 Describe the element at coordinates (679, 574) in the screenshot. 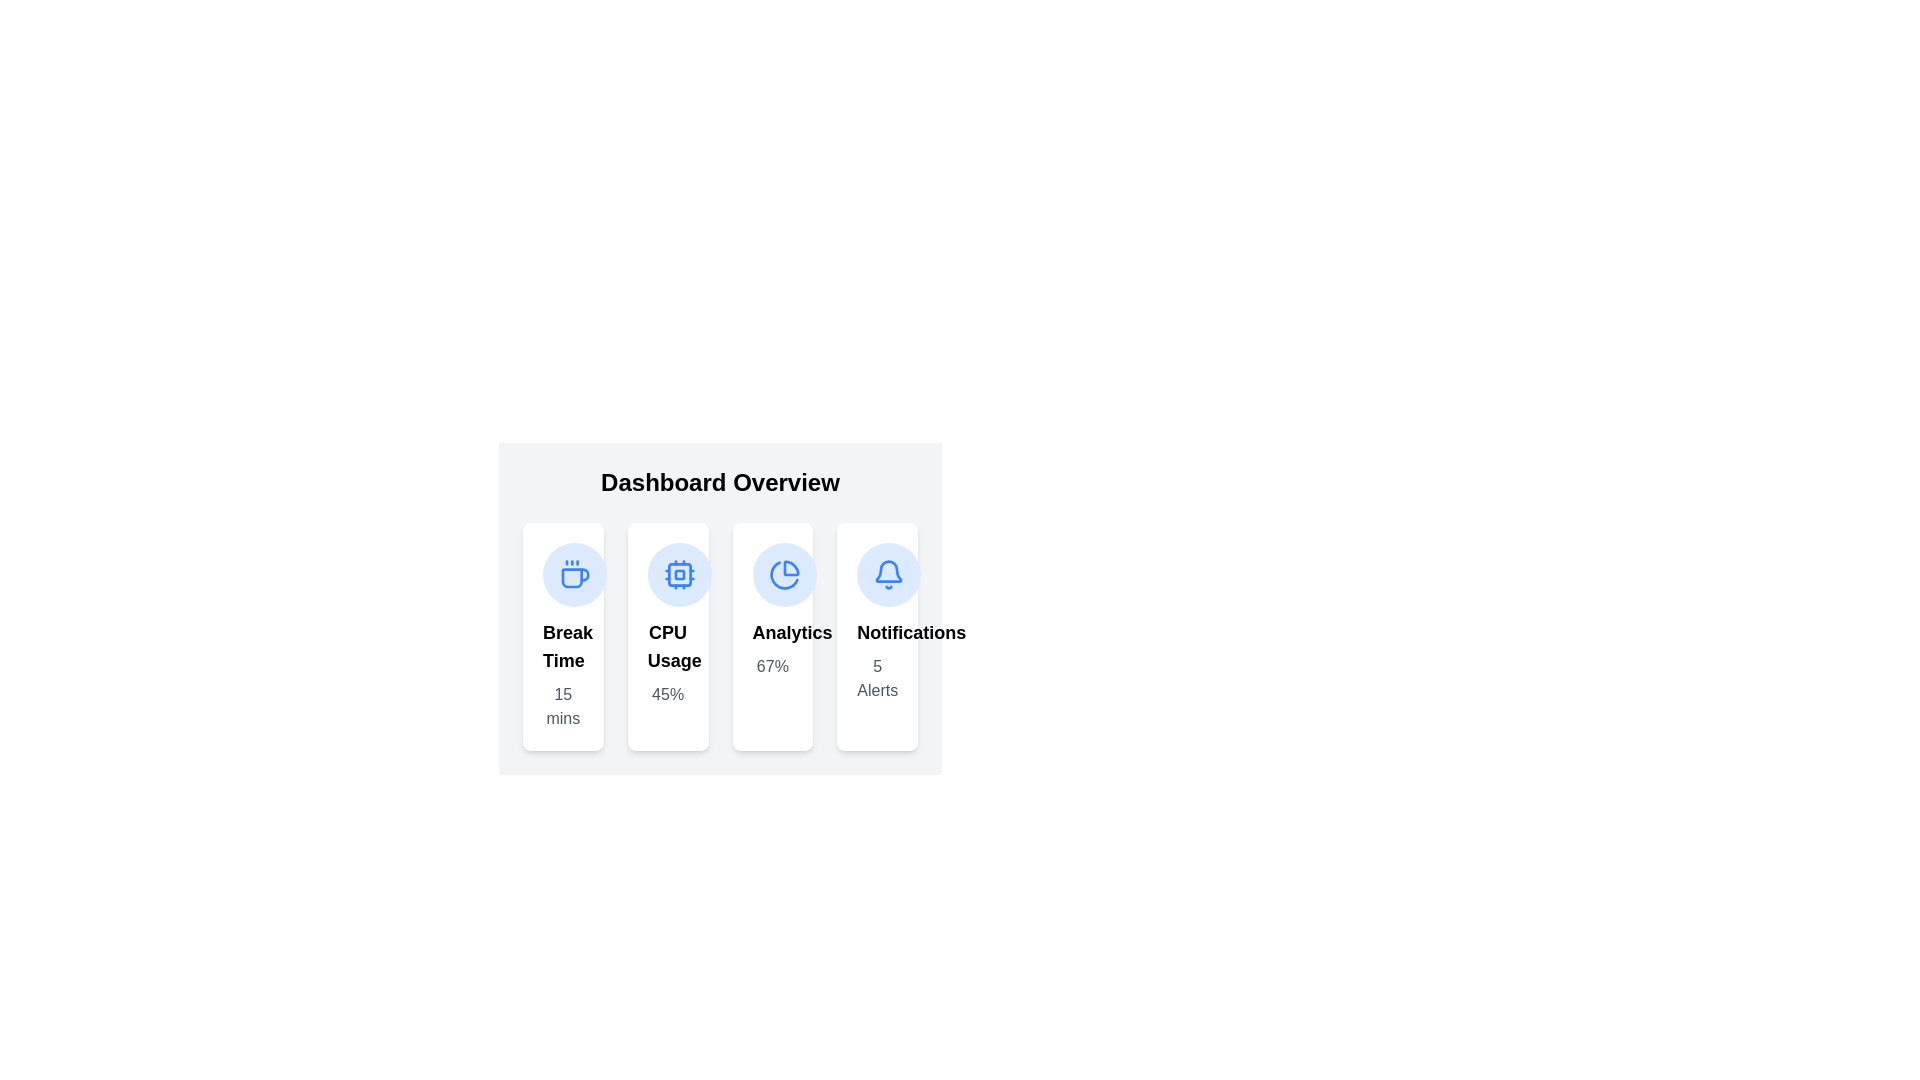

I see `the CPU icon in the 'CPU Usage' section of the dashboard, which is styled in blue and resembles a chip with pins` at that location.